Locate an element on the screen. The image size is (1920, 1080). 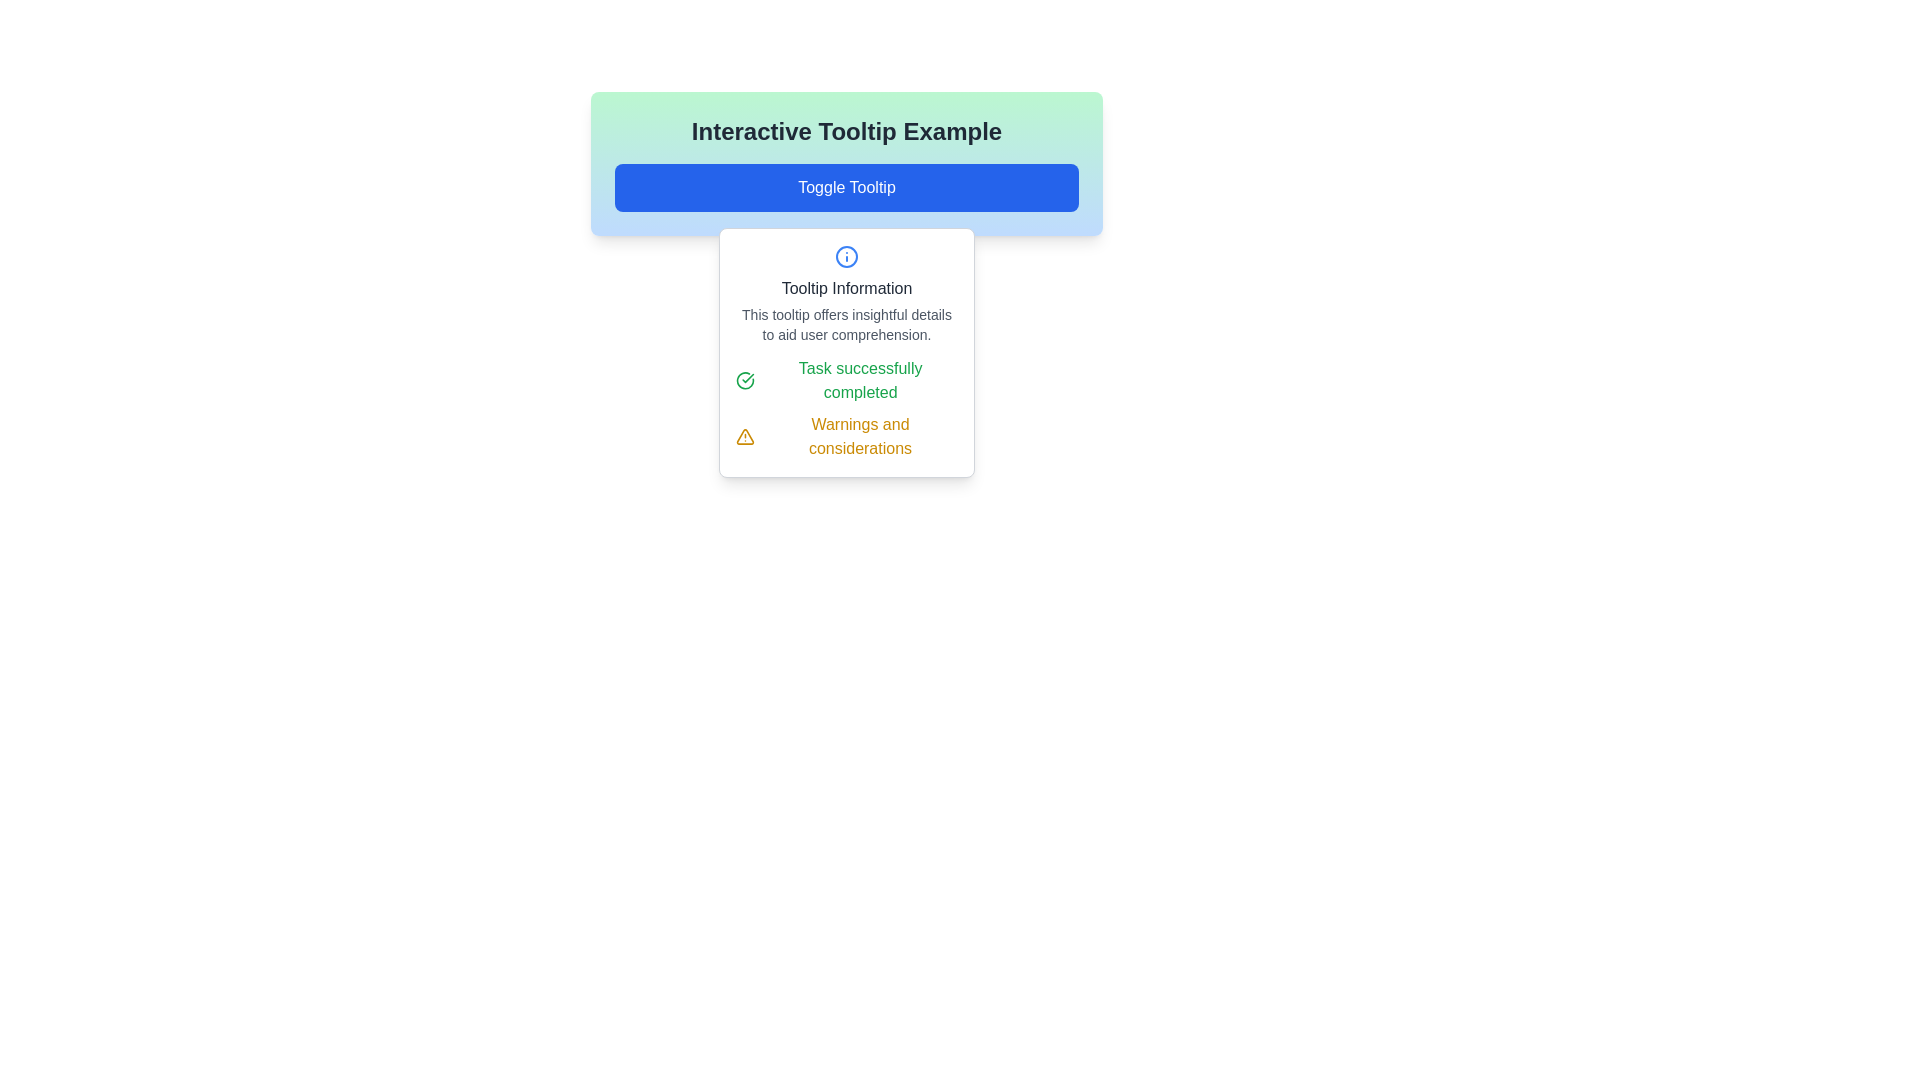
the static text label reading 'Warnings and considerations', which is styled in yellow-orange color and located at the bottom of the tooltip card is located at coordinates (860, 435).